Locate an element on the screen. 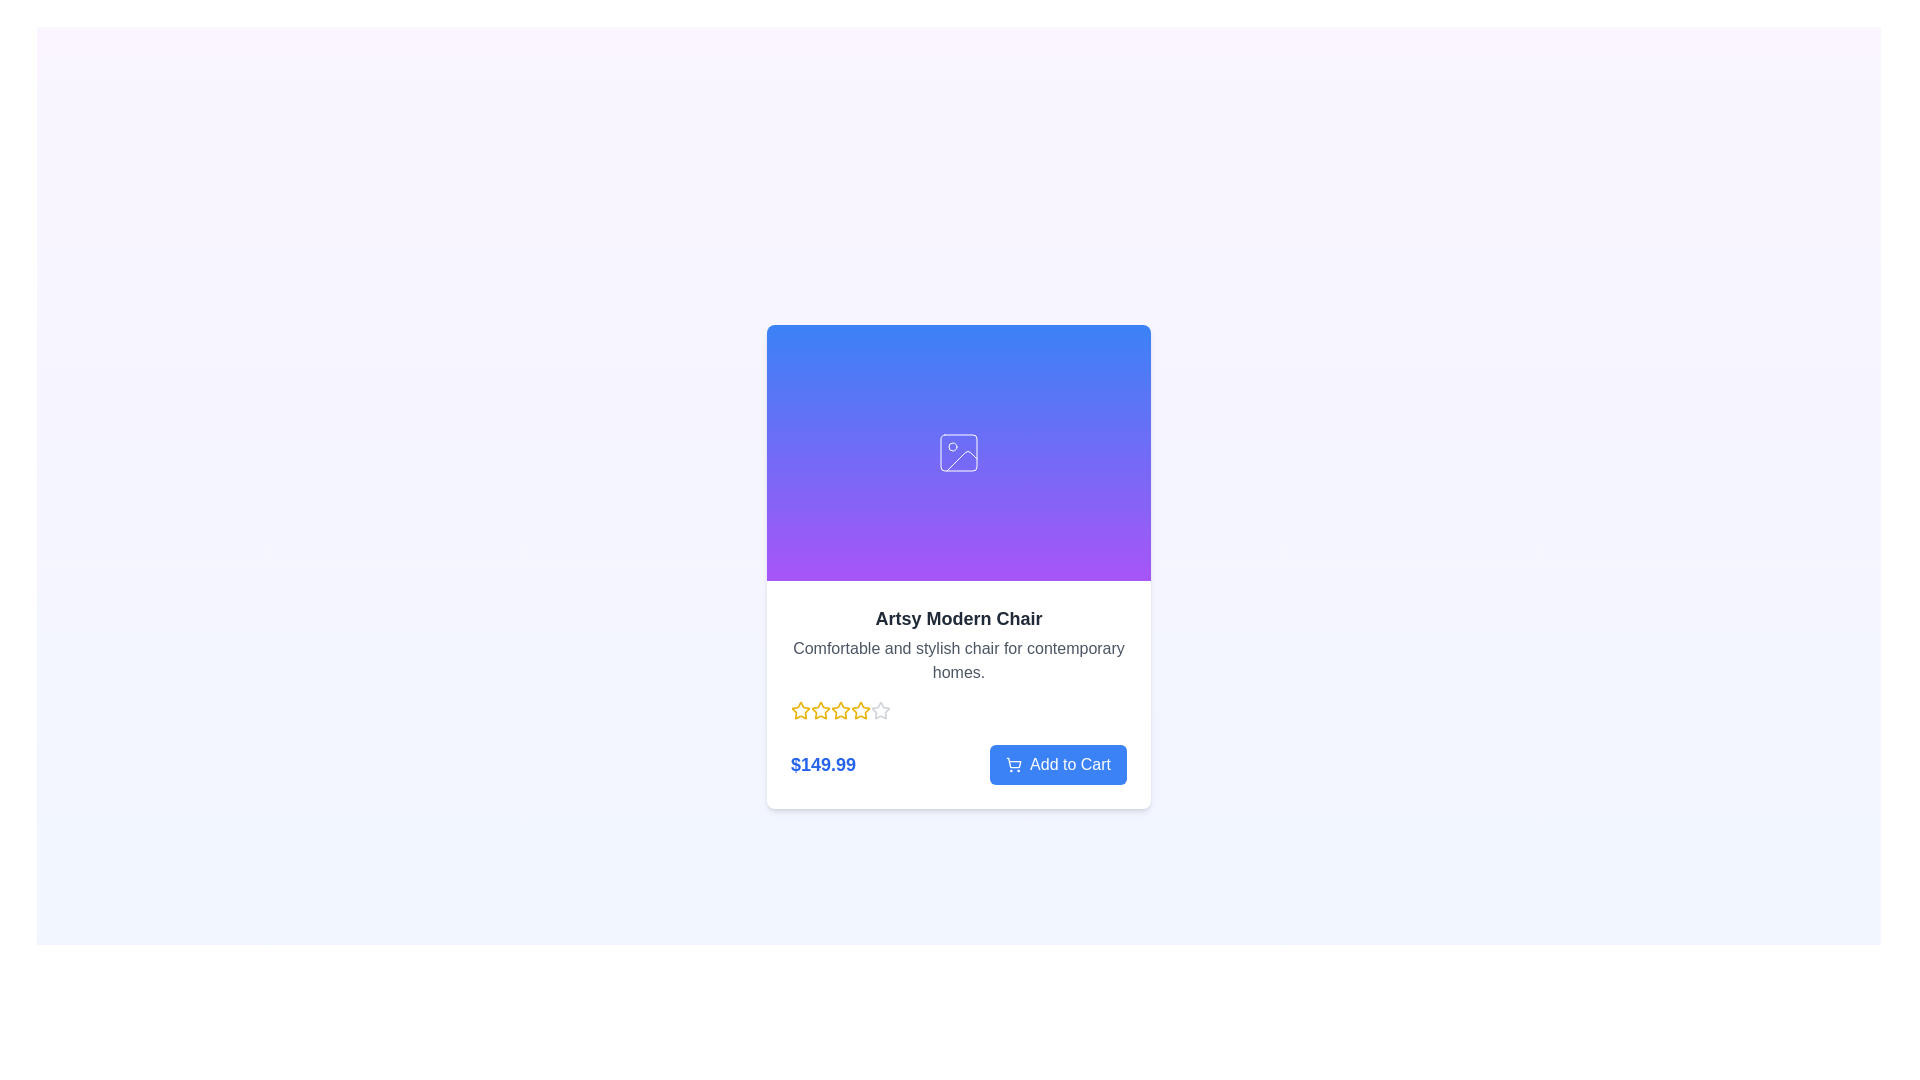 The height and width of the screenshot is (1080, 1920). the second star rating icon, which is styled with a yellow outline and has a hollow center is located at coordinates (820, 709).